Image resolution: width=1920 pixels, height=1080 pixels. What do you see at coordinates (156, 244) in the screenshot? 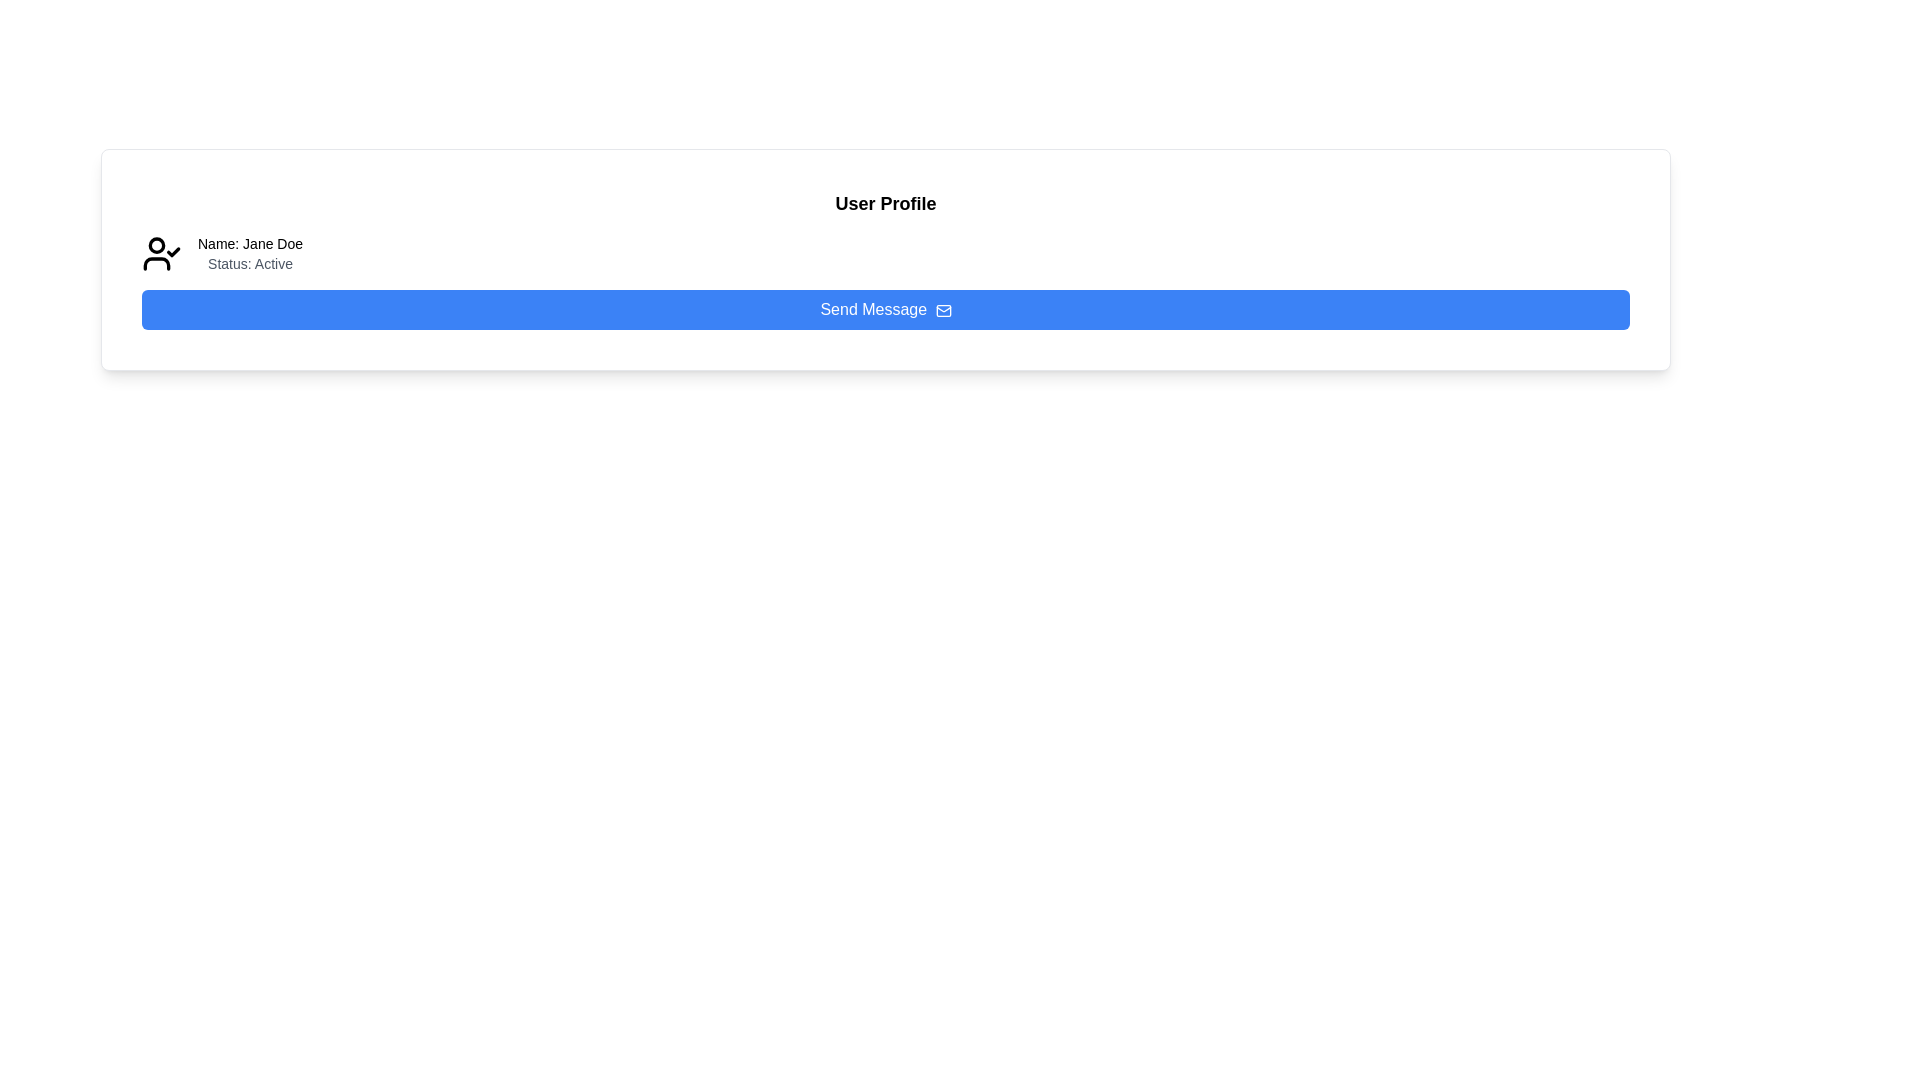
I see `the filled circular vector graphic that represents the user's profile icon, located to the left of the name and status text` at bounding box center [156, 244].